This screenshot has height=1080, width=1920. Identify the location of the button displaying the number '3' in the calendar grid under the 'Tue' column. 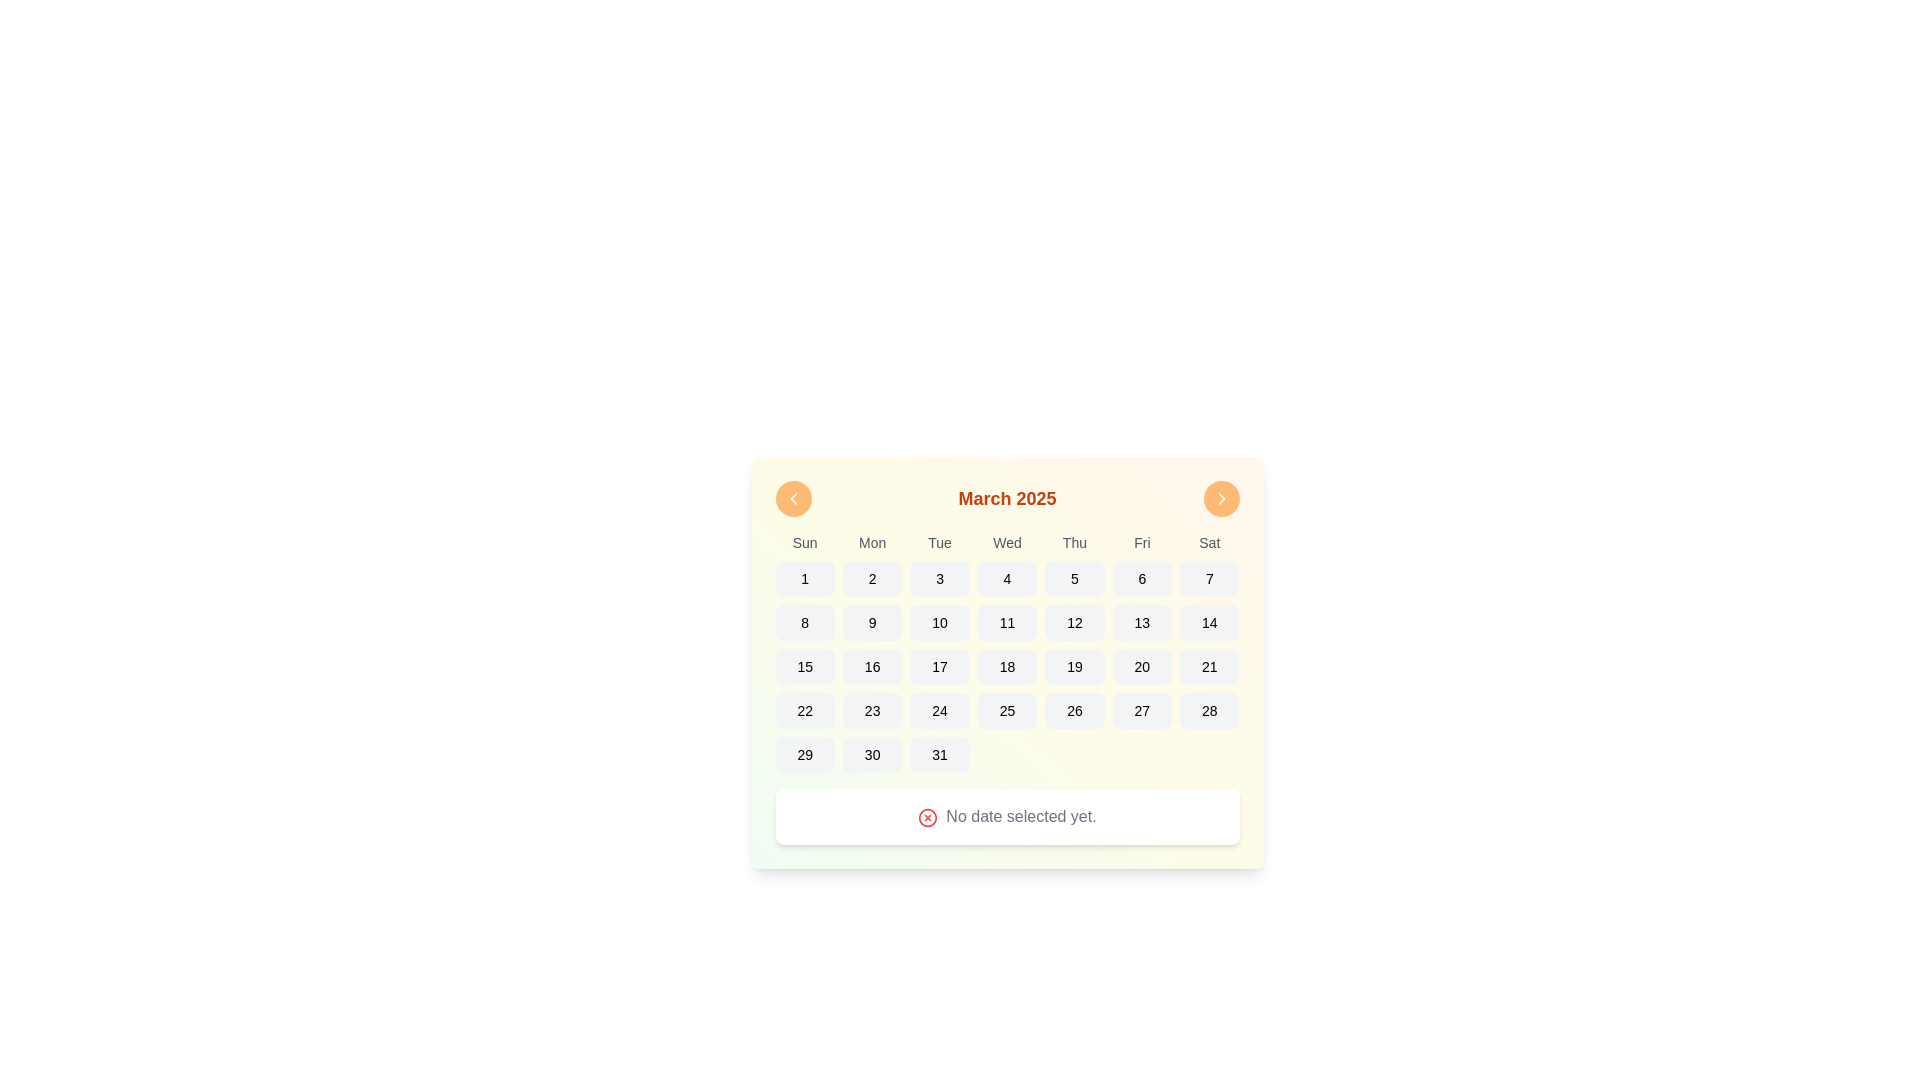
(939, 578).